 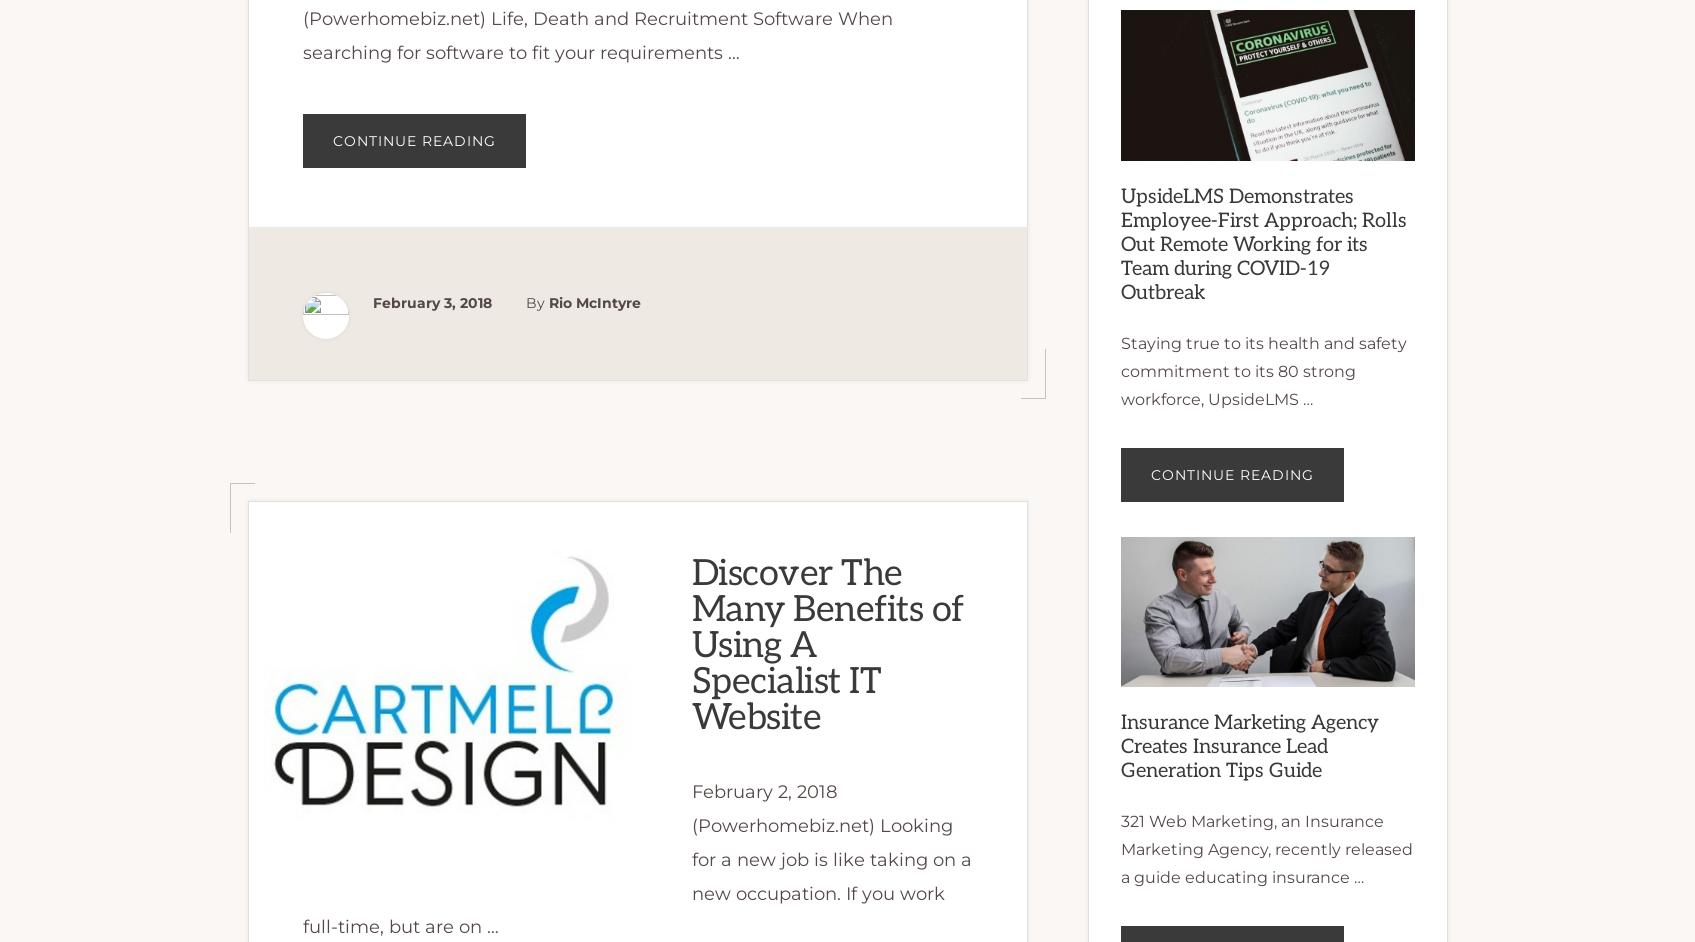 What do you see at coordinates (1119, 744) in the screenshot?
I see `'Insurance Marketing Agency Creates Insurance Lead Generation Tips Guide'` at bounding box center [1119, 744].